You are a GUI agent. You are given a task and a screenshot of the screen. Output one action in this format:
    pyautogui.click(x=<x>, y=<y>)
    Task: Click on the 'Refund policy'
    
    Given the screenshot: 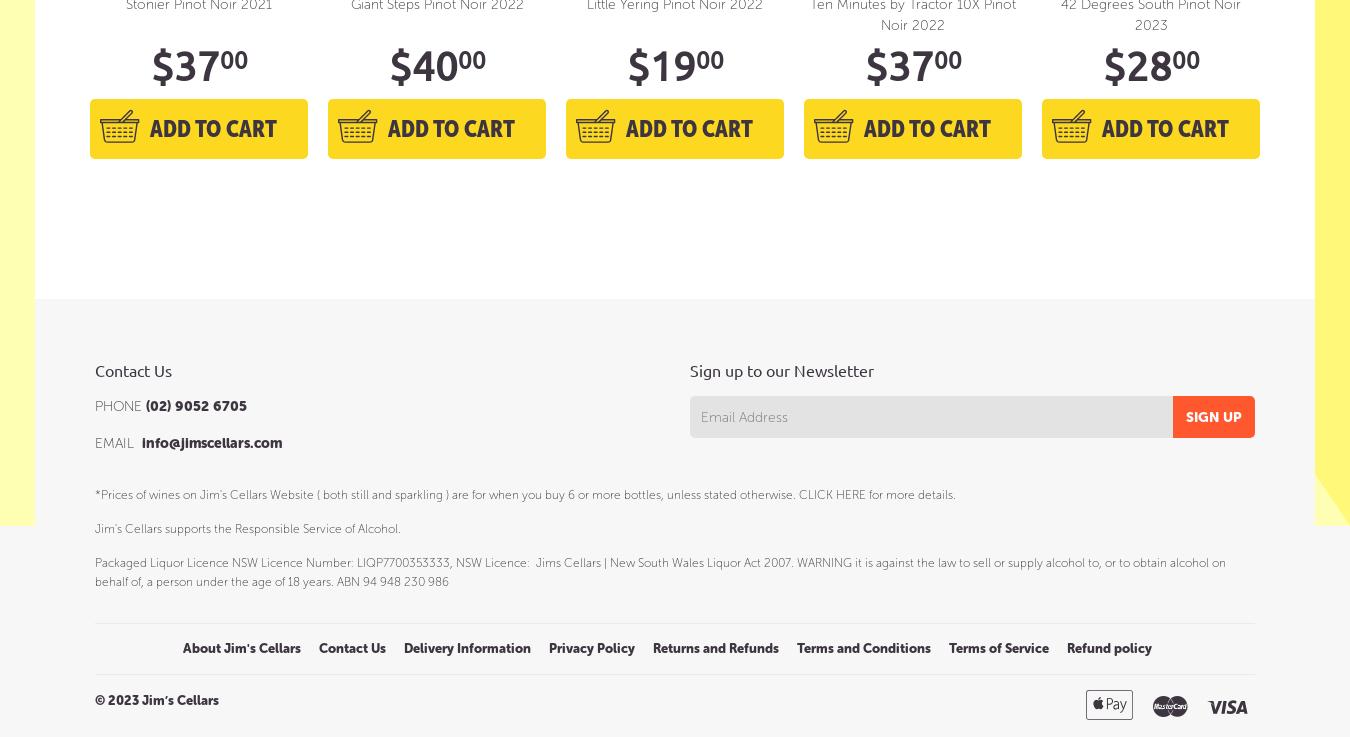 What is the action you would take?
    pyautogui.click(x=1067, y=647)
    